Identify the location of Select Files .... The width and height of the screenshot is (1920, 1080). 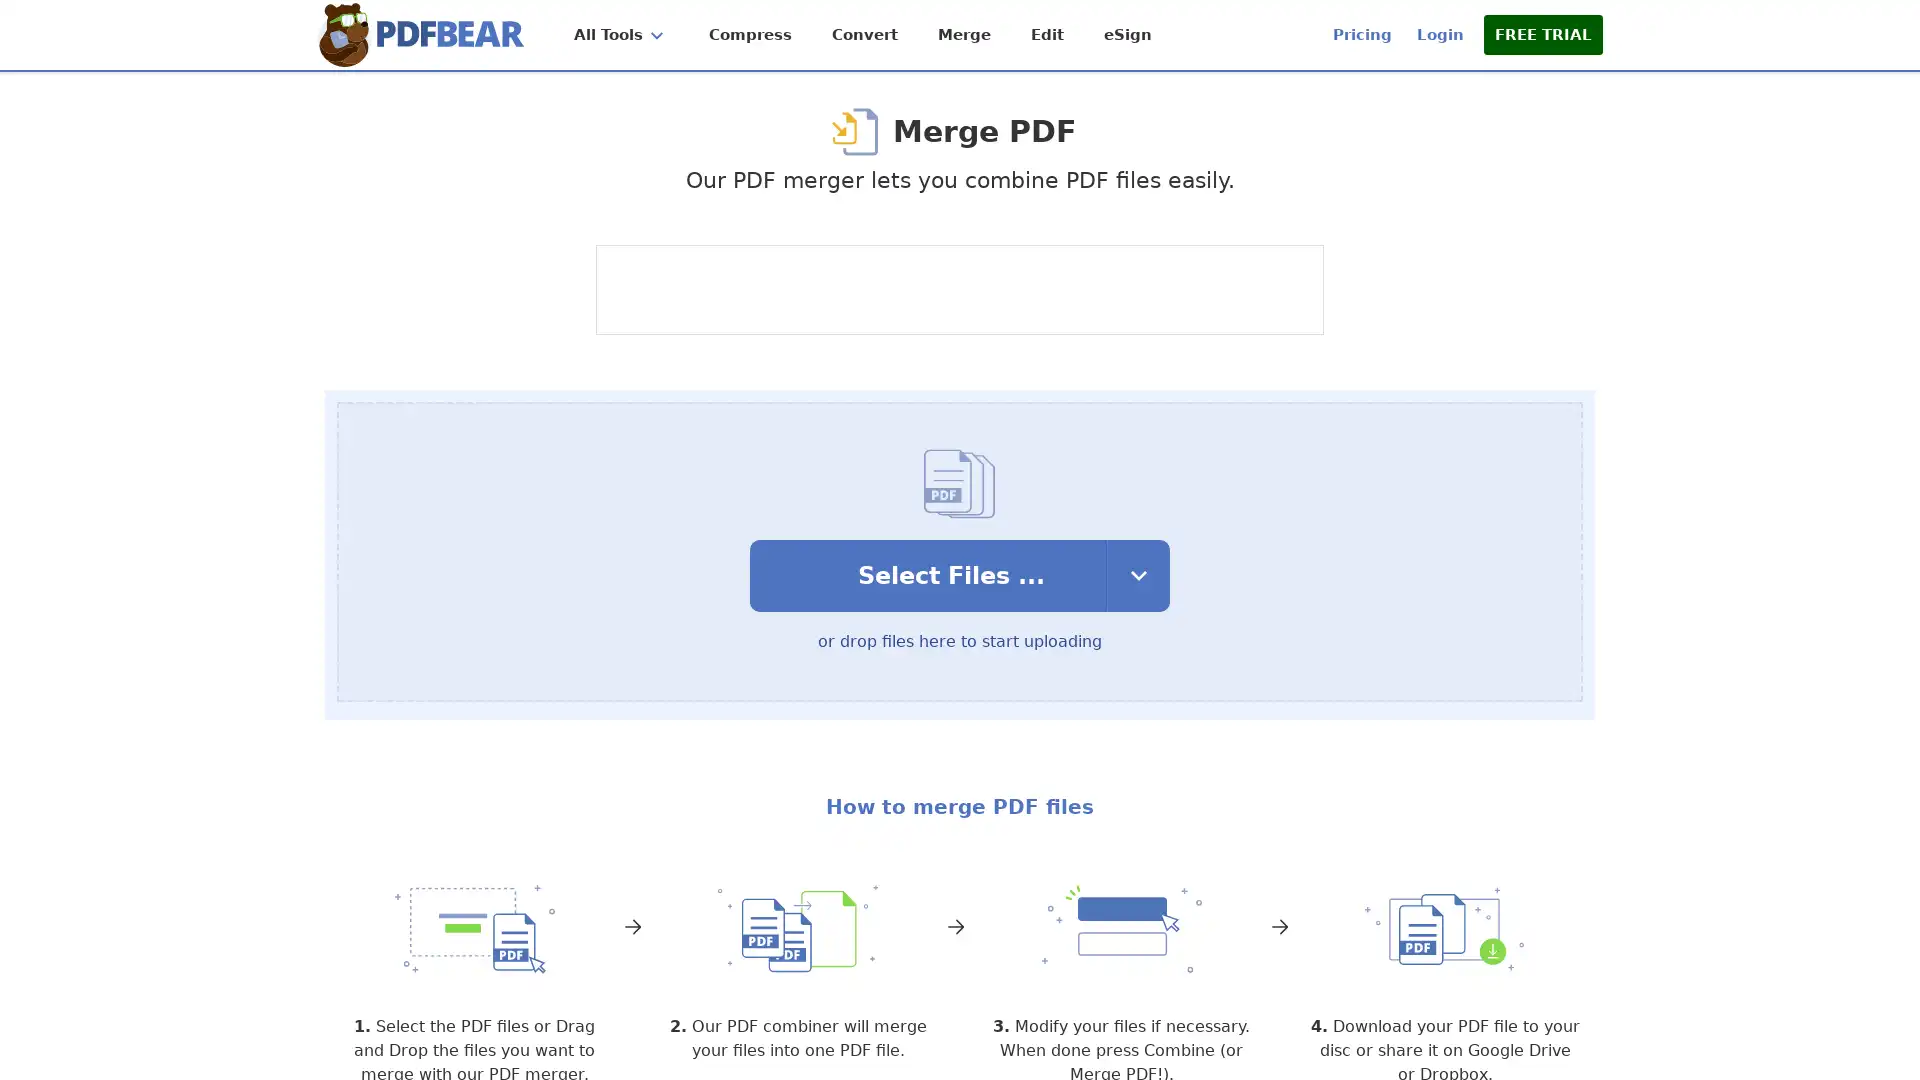
(927, 574).